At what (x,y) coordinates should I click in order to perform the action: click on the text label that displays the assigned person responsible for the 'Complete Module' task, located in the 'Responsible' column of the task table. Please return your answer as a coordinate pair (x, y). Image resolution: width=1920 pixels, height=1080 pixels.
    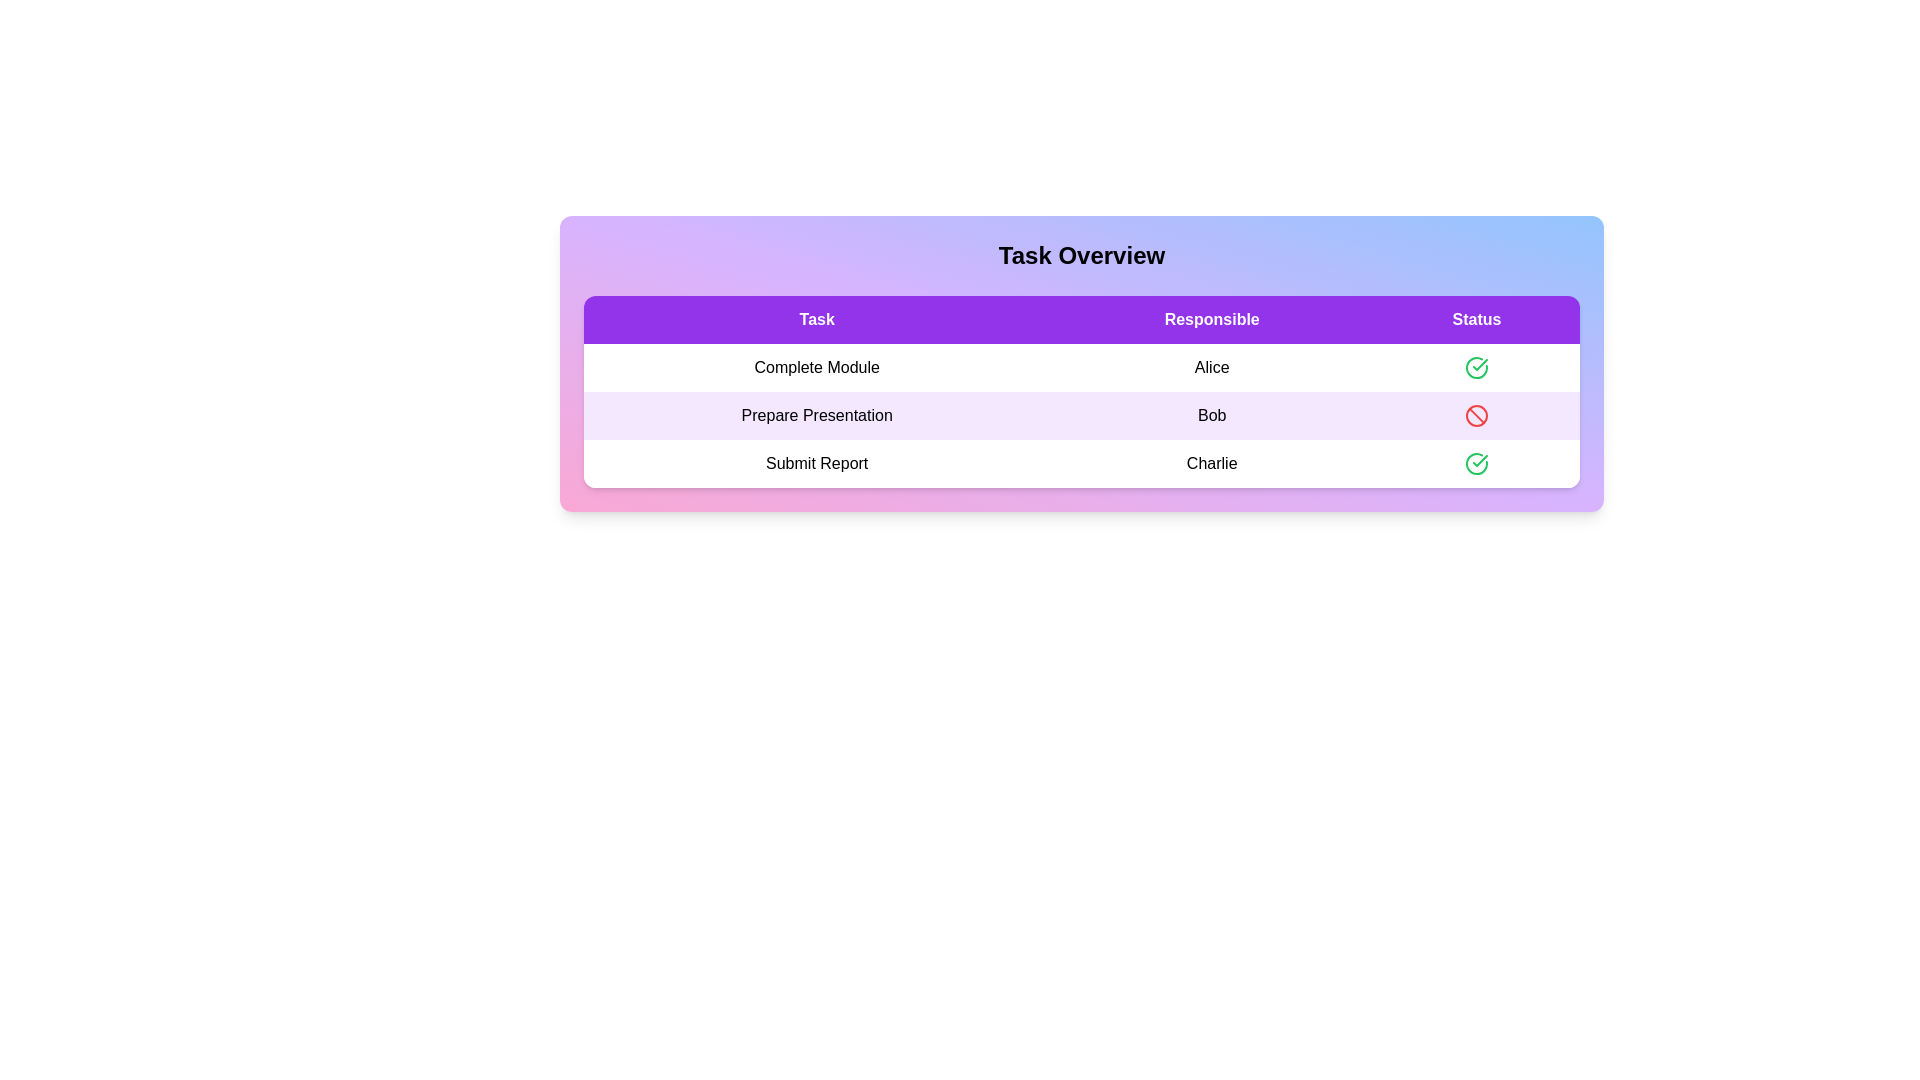
    Looking at the image, I should click on (1211, 367).